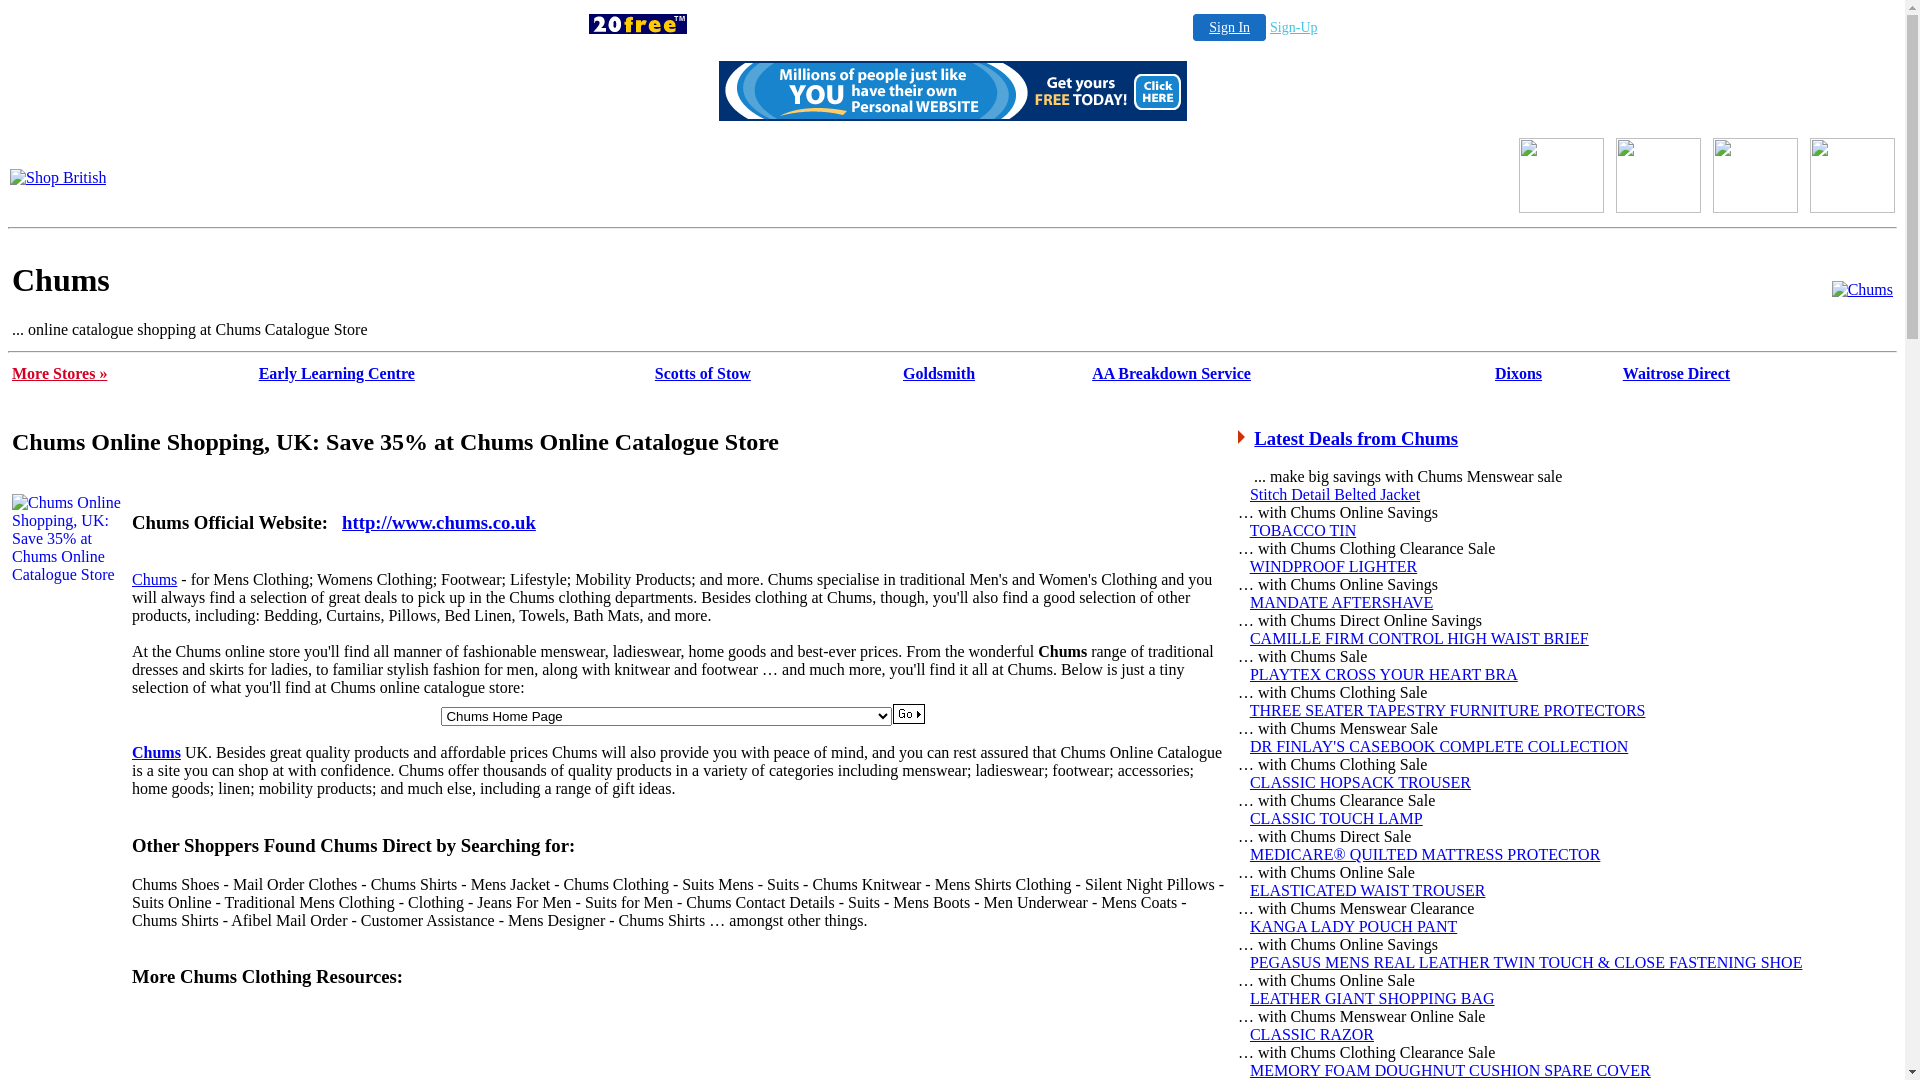 Image resolution: width=1920 pixels, height=1080 pixels. What do you see at coordinates (1438, 746) in the screenshot?
I see `'DR FINLAY'S CASEBOOK COMPLETE COLLECTION'` at bounding box center [1438, 746].